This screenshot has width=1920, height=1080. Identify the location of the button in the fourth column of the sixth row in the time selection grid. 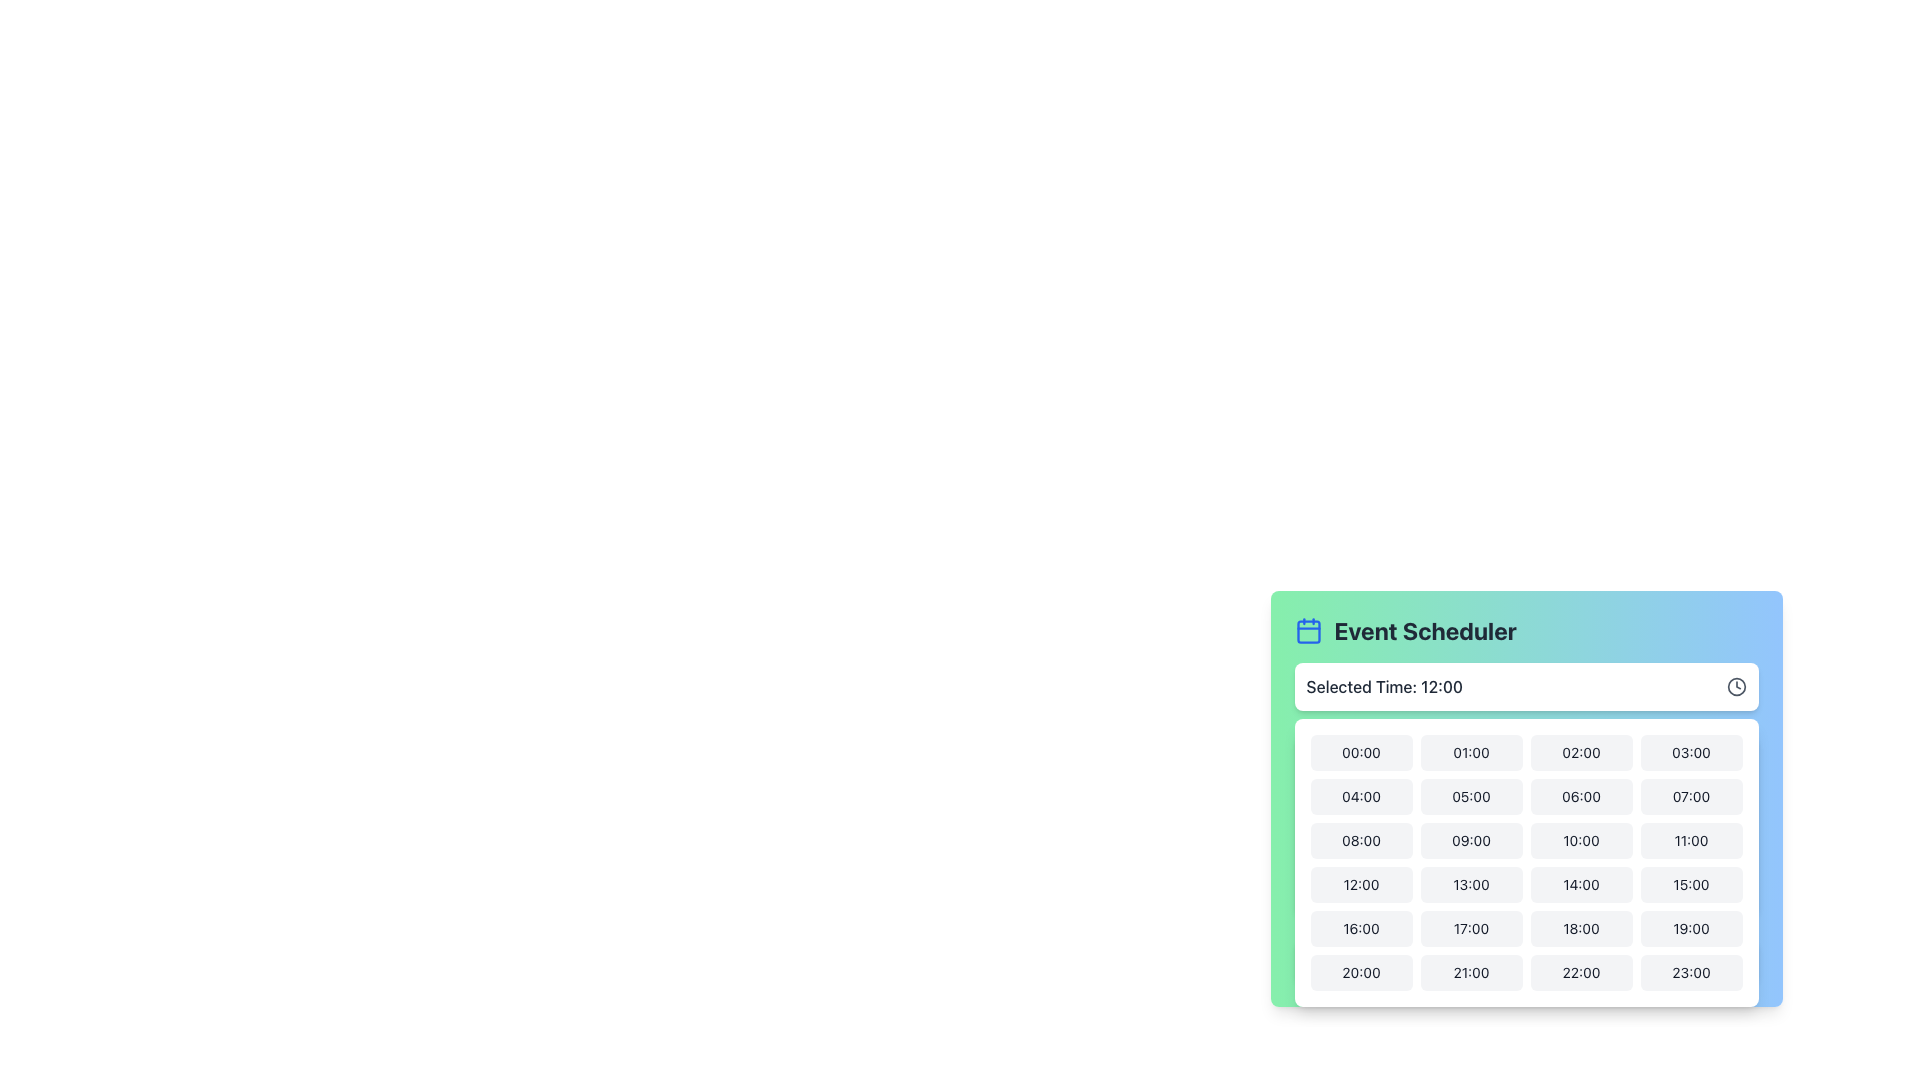
(1690, 929).